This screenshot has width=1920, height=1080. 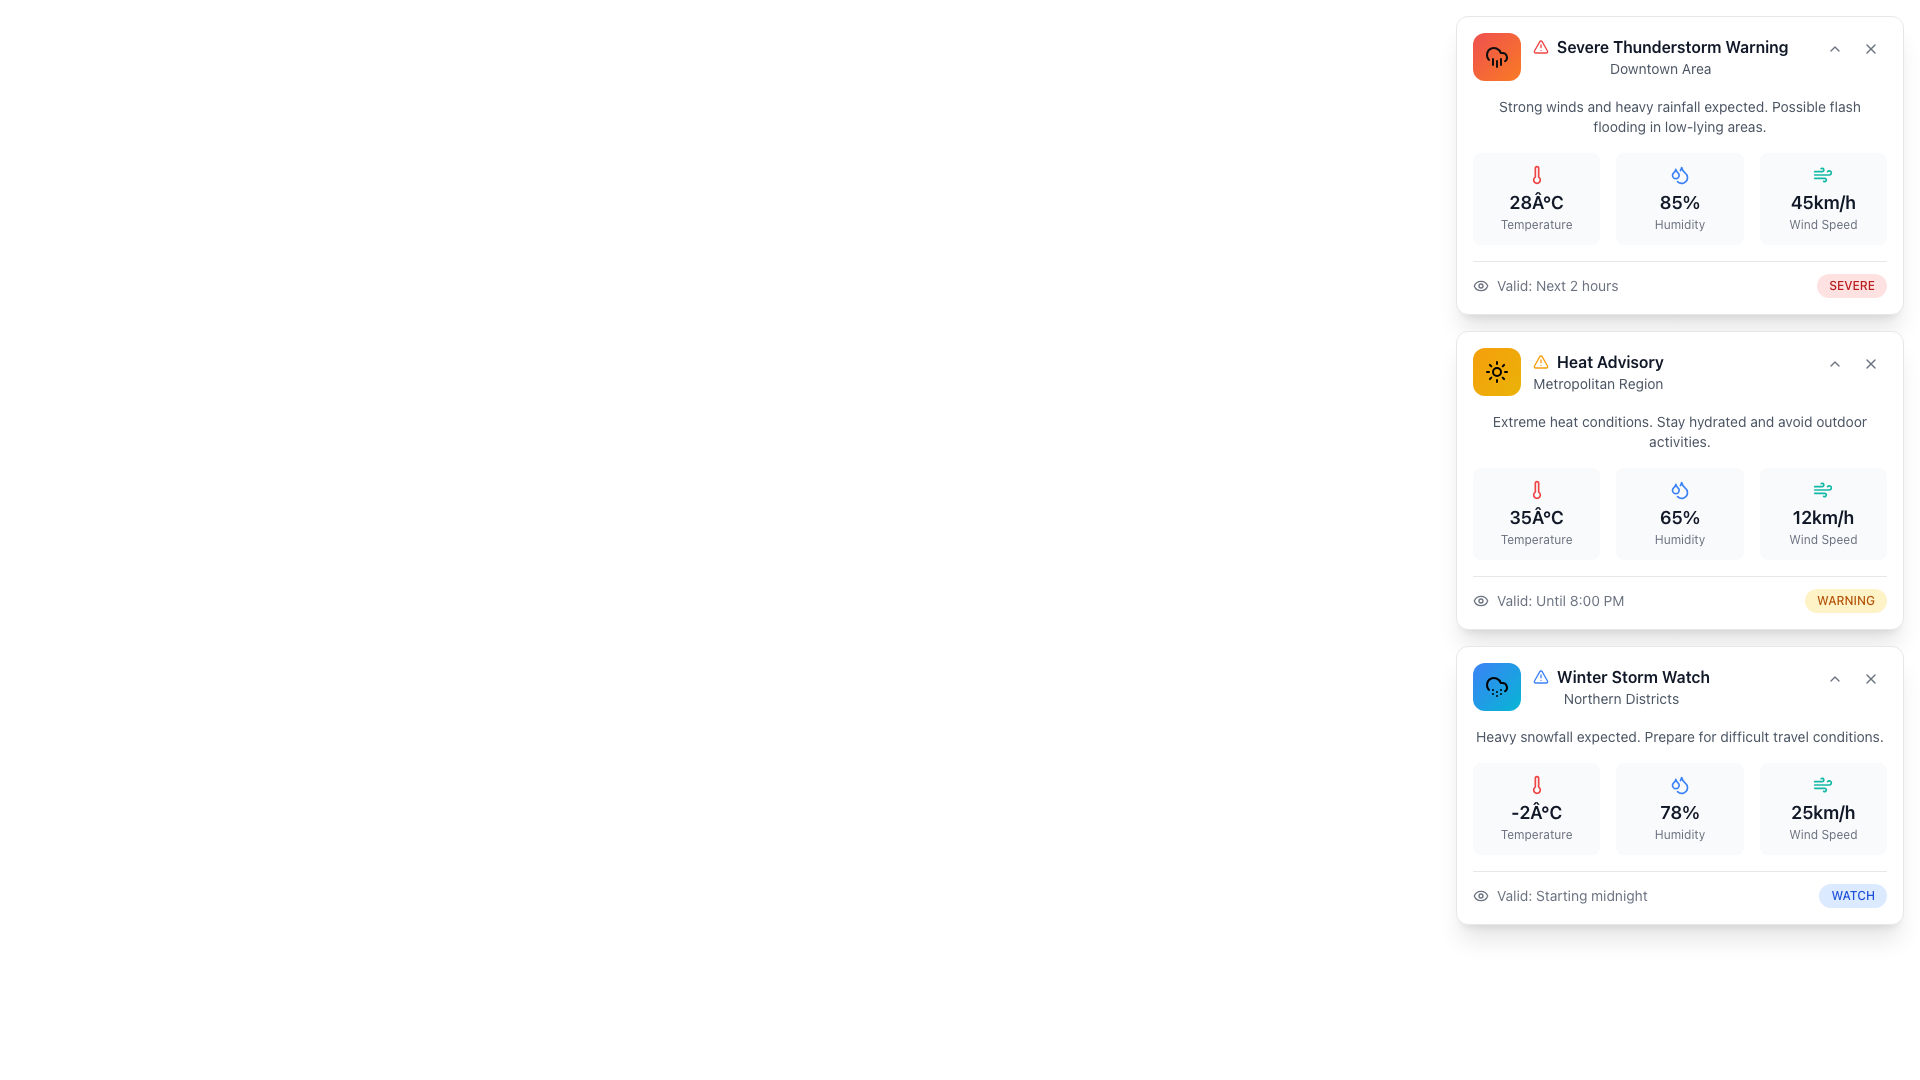 I want to click on the static text element displaying the wind speed value in the 'Wind Speed' section of the weather details card for 'Severe Thunderstorm Warning', so click(x=1823, y=203).